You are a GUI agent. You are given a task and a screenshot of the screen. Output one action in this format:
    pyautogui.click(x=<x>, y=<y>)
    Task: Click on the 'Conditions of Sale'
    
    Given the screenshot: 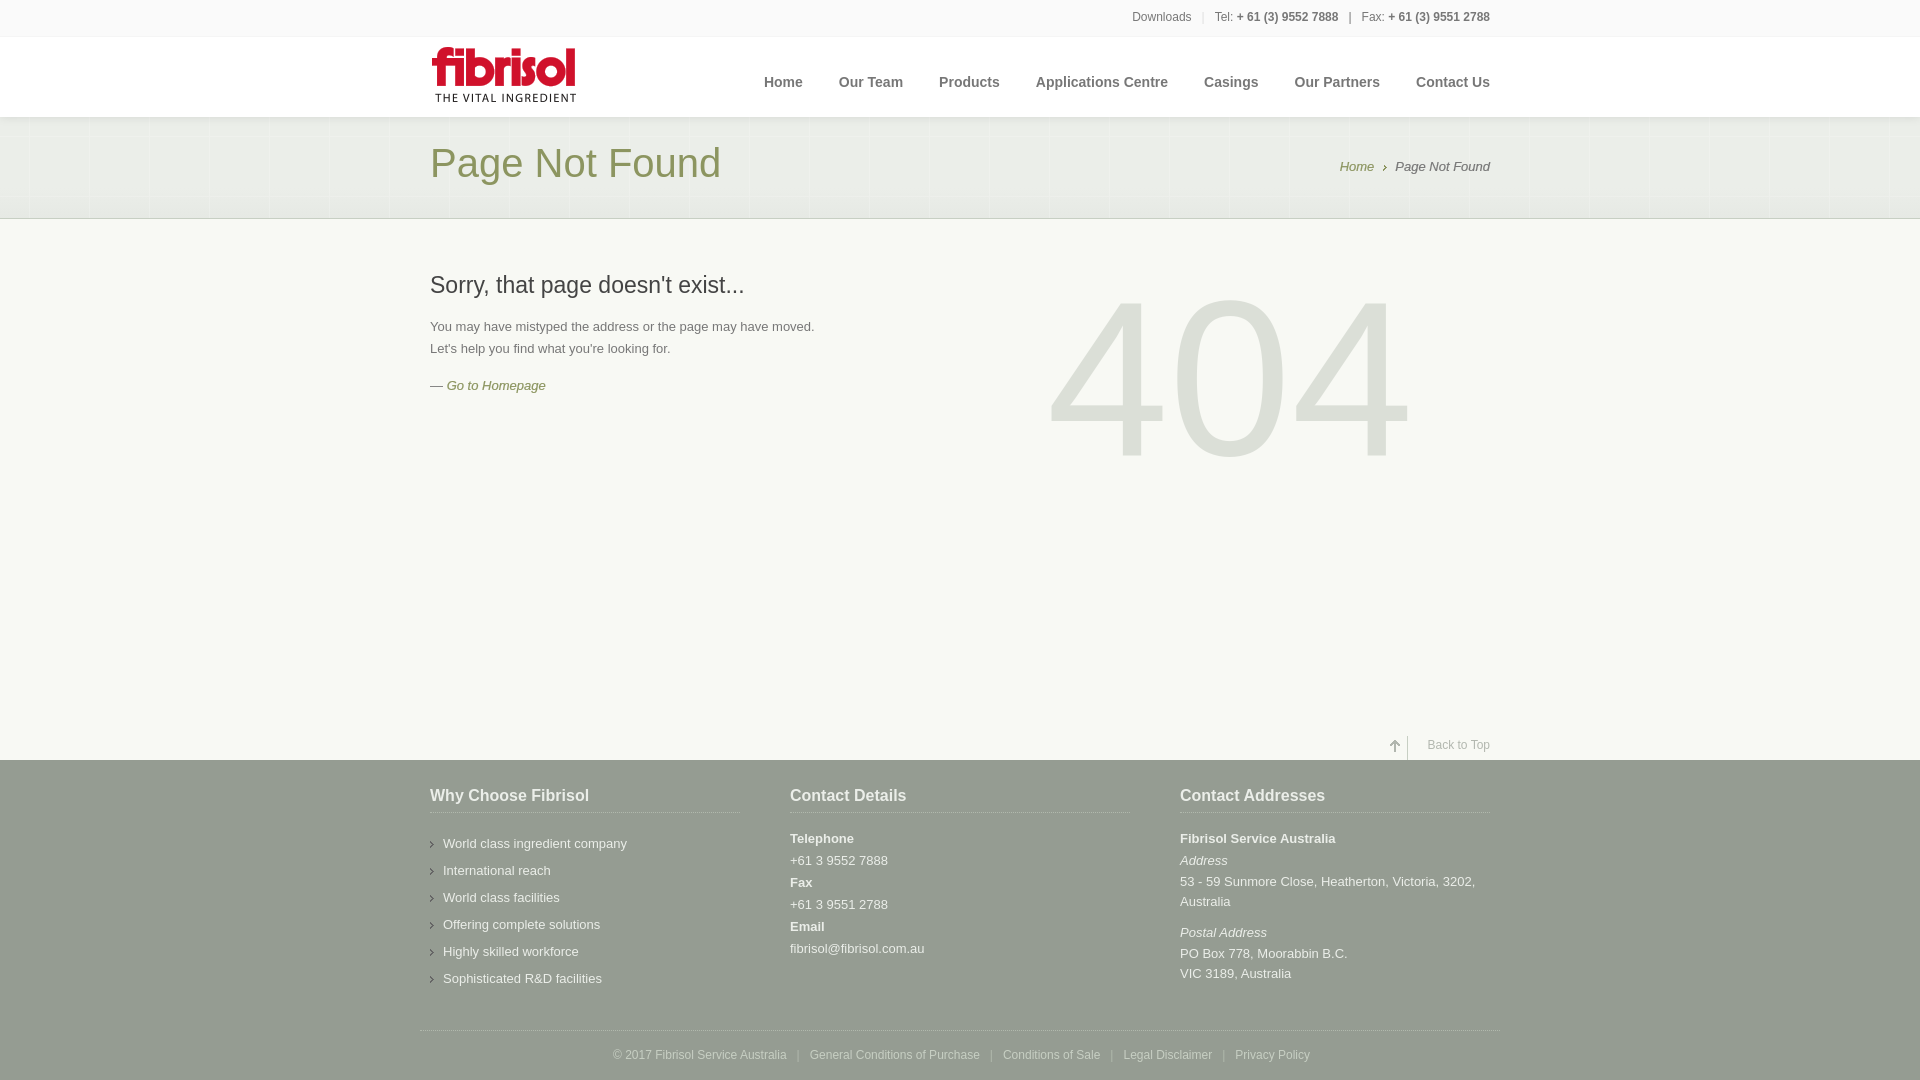 What is the action you would take?
    pyautogui.click(x=1050, y=1054)
    